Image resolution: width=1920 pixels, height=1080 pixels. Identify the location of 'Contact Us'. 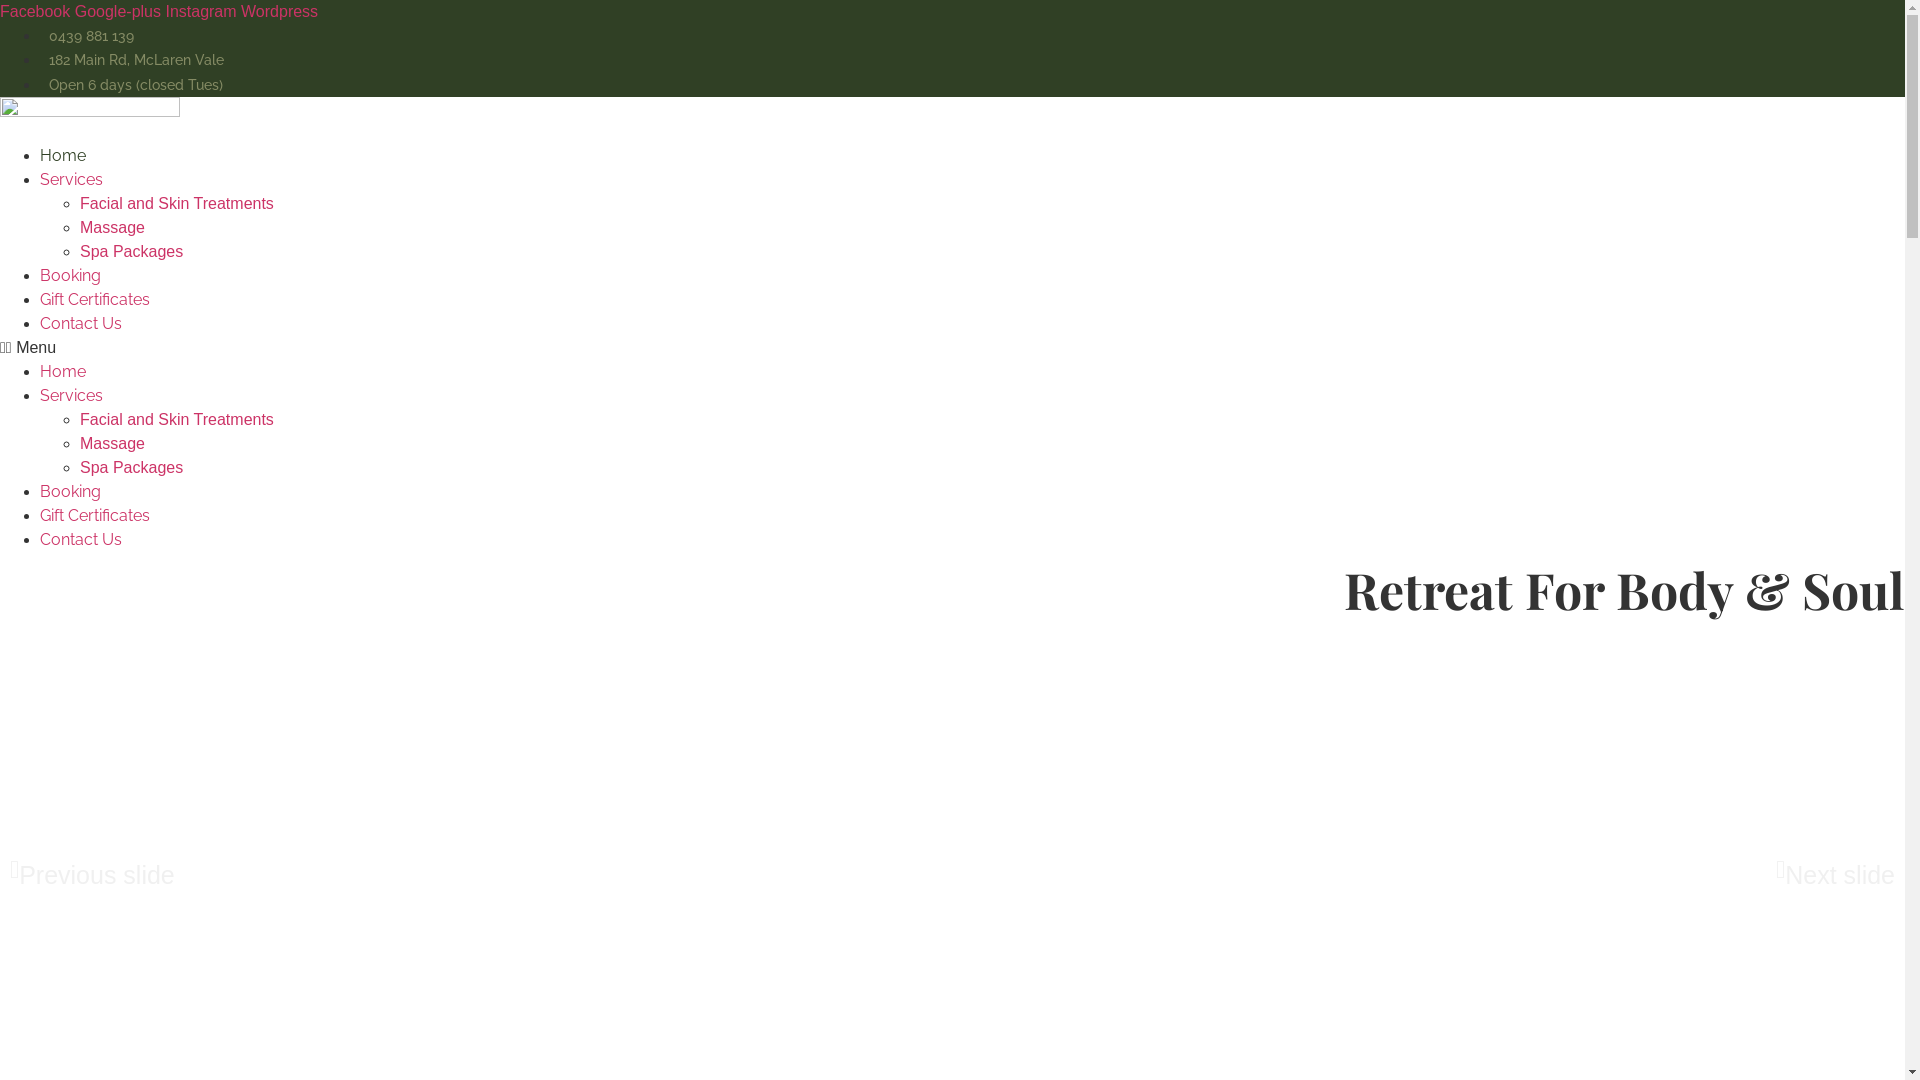
(39, 538).